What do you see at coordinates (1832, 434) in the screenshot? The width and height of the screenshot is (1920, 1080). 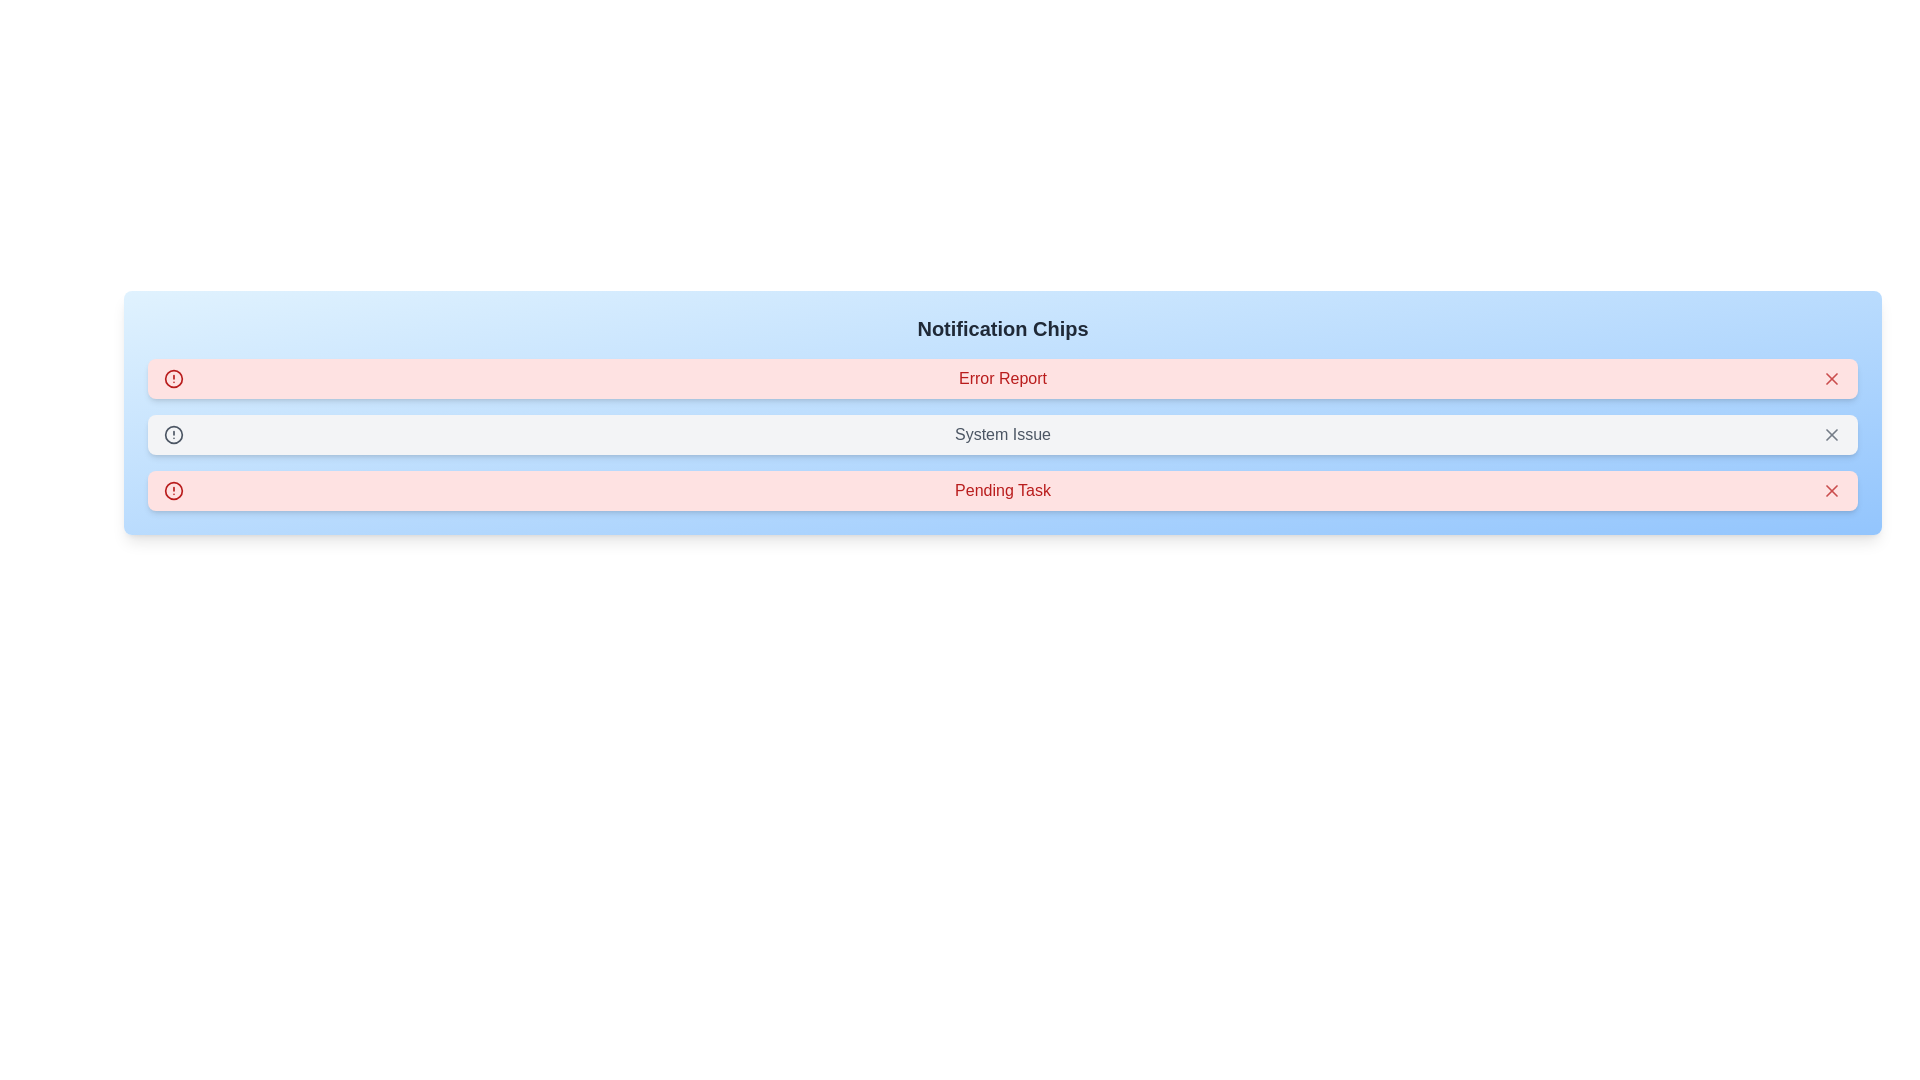 I see `the close button of the chip labeled System Issue` at bounding box center [1832, 434].